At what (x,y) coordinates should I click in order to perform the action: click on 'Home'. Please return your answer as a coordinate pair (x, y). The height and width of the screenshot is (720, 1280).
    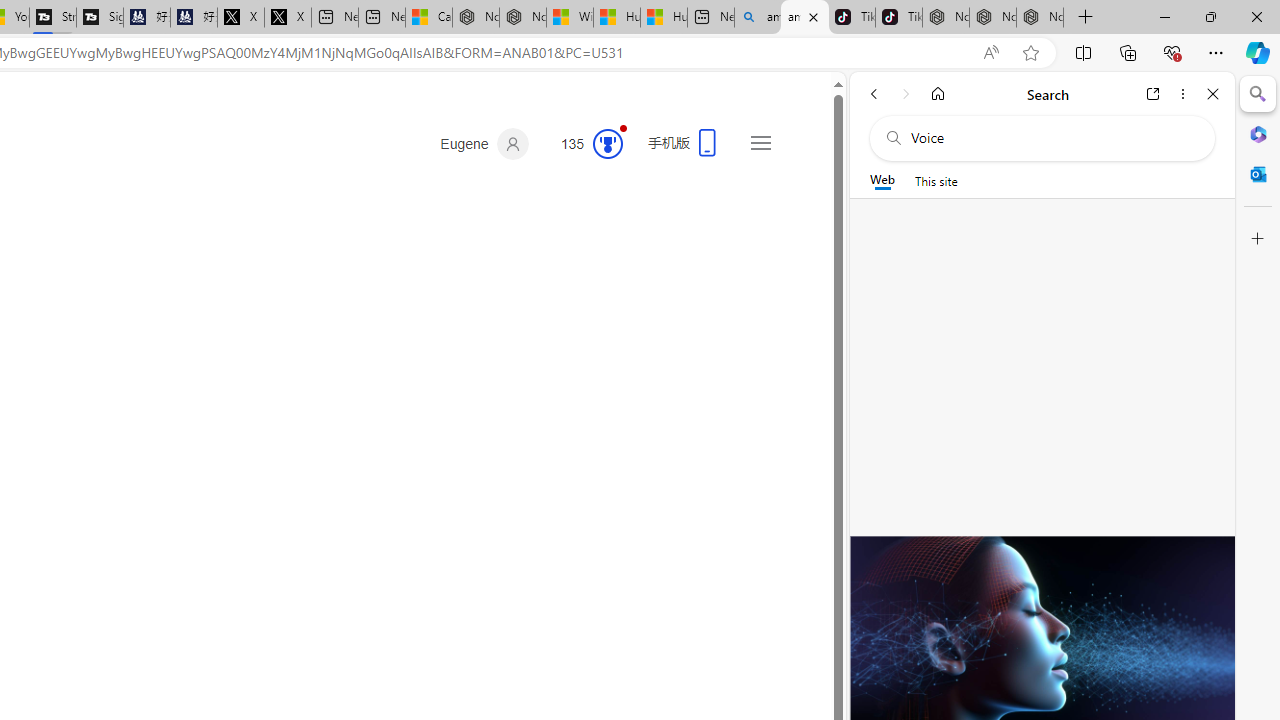
    Looking at the image, I should click on (937, 93).